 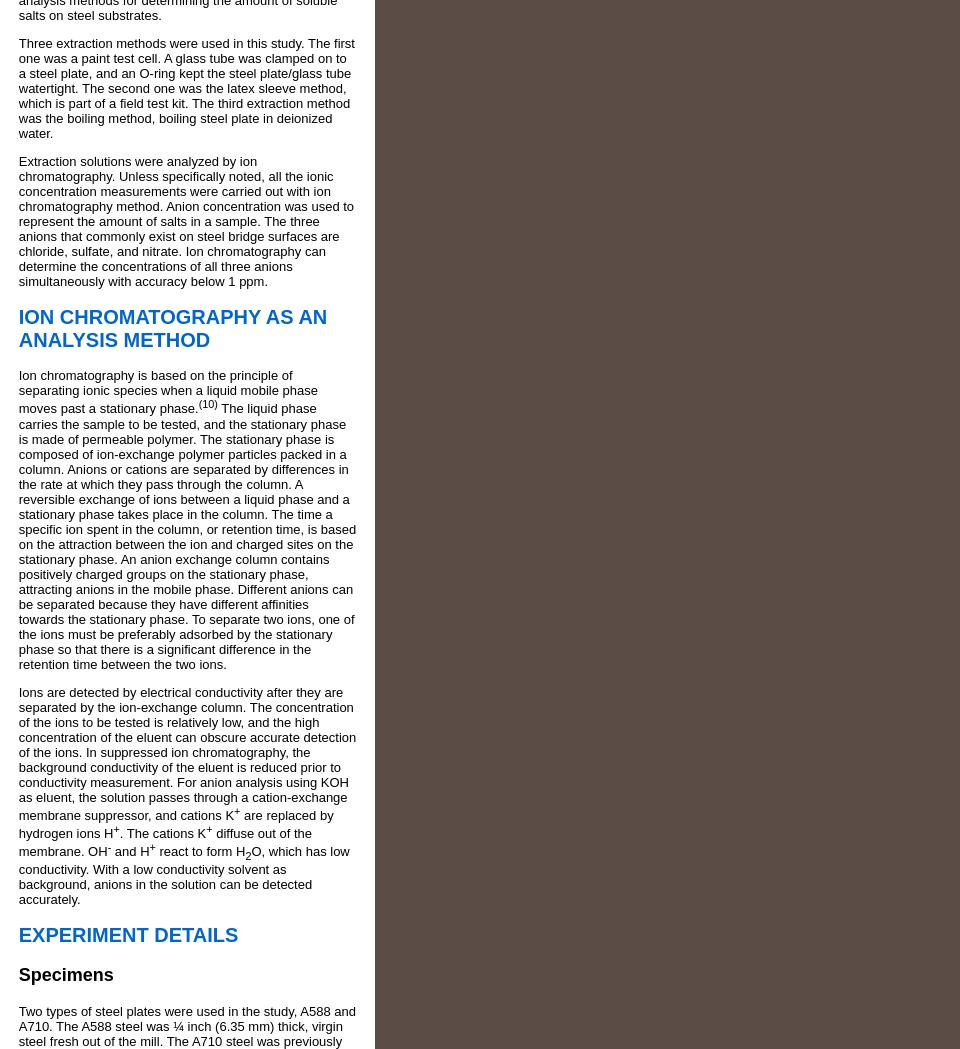 What do you see at coordinates (187, 752) in the screenshot?
I see `'Ions are detected by electrical conductivity after they are  separated by the ion-exchange column. The concentration of the ions to be  tested is relatively low, and the high concentration of the eluent can obscure  accurate detection of the ions. In suppressed ion chromatography, the  background conductivity of the eluent is reduced prior to conductivity  measurement. For anion analysis using KOH as eluent, the solution passes  through a cation-exchange membrane suppressor, and cations K'` at bounding box center [187, 752].